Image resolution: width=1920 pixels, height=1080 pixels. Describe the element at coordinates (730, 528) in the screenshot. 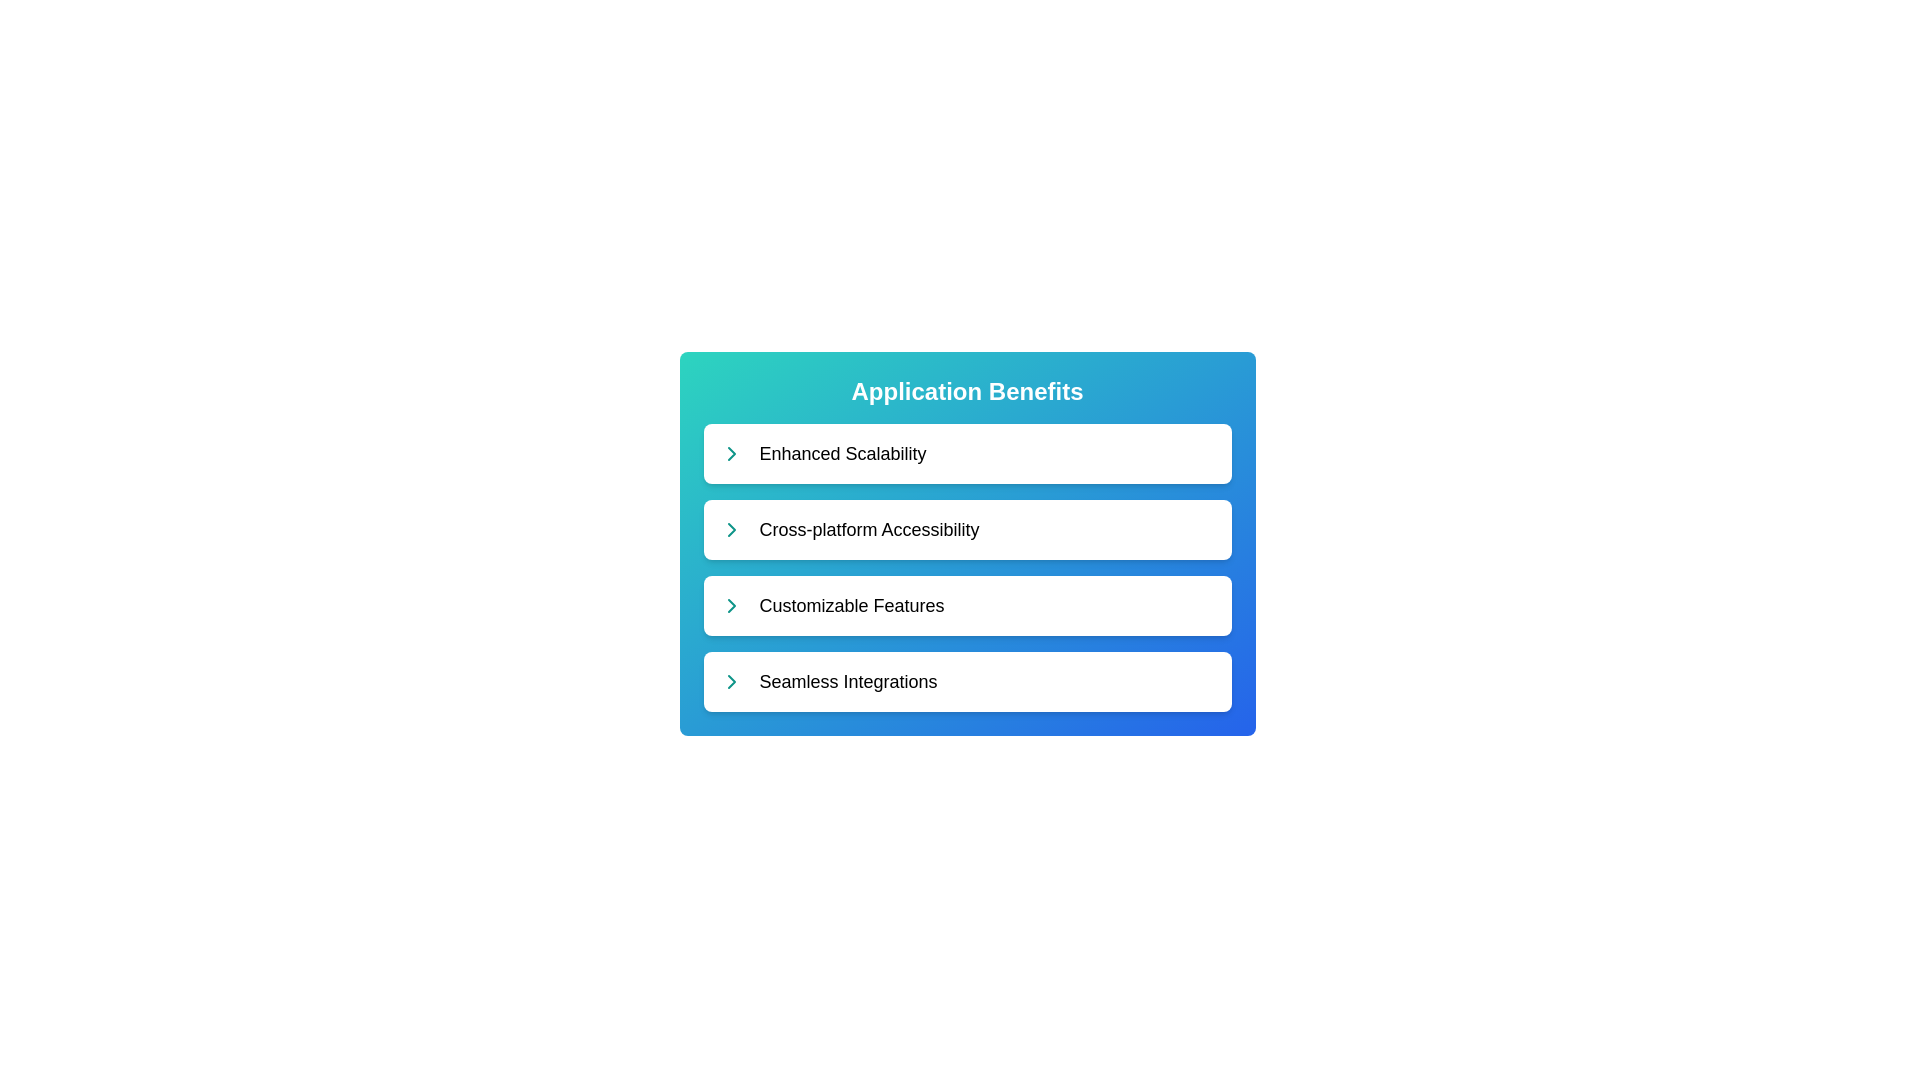

I see `the arrow-shaped icon pointing to the right, located at the left end of the 'Cross-platform Accessibility' list item` at that location.